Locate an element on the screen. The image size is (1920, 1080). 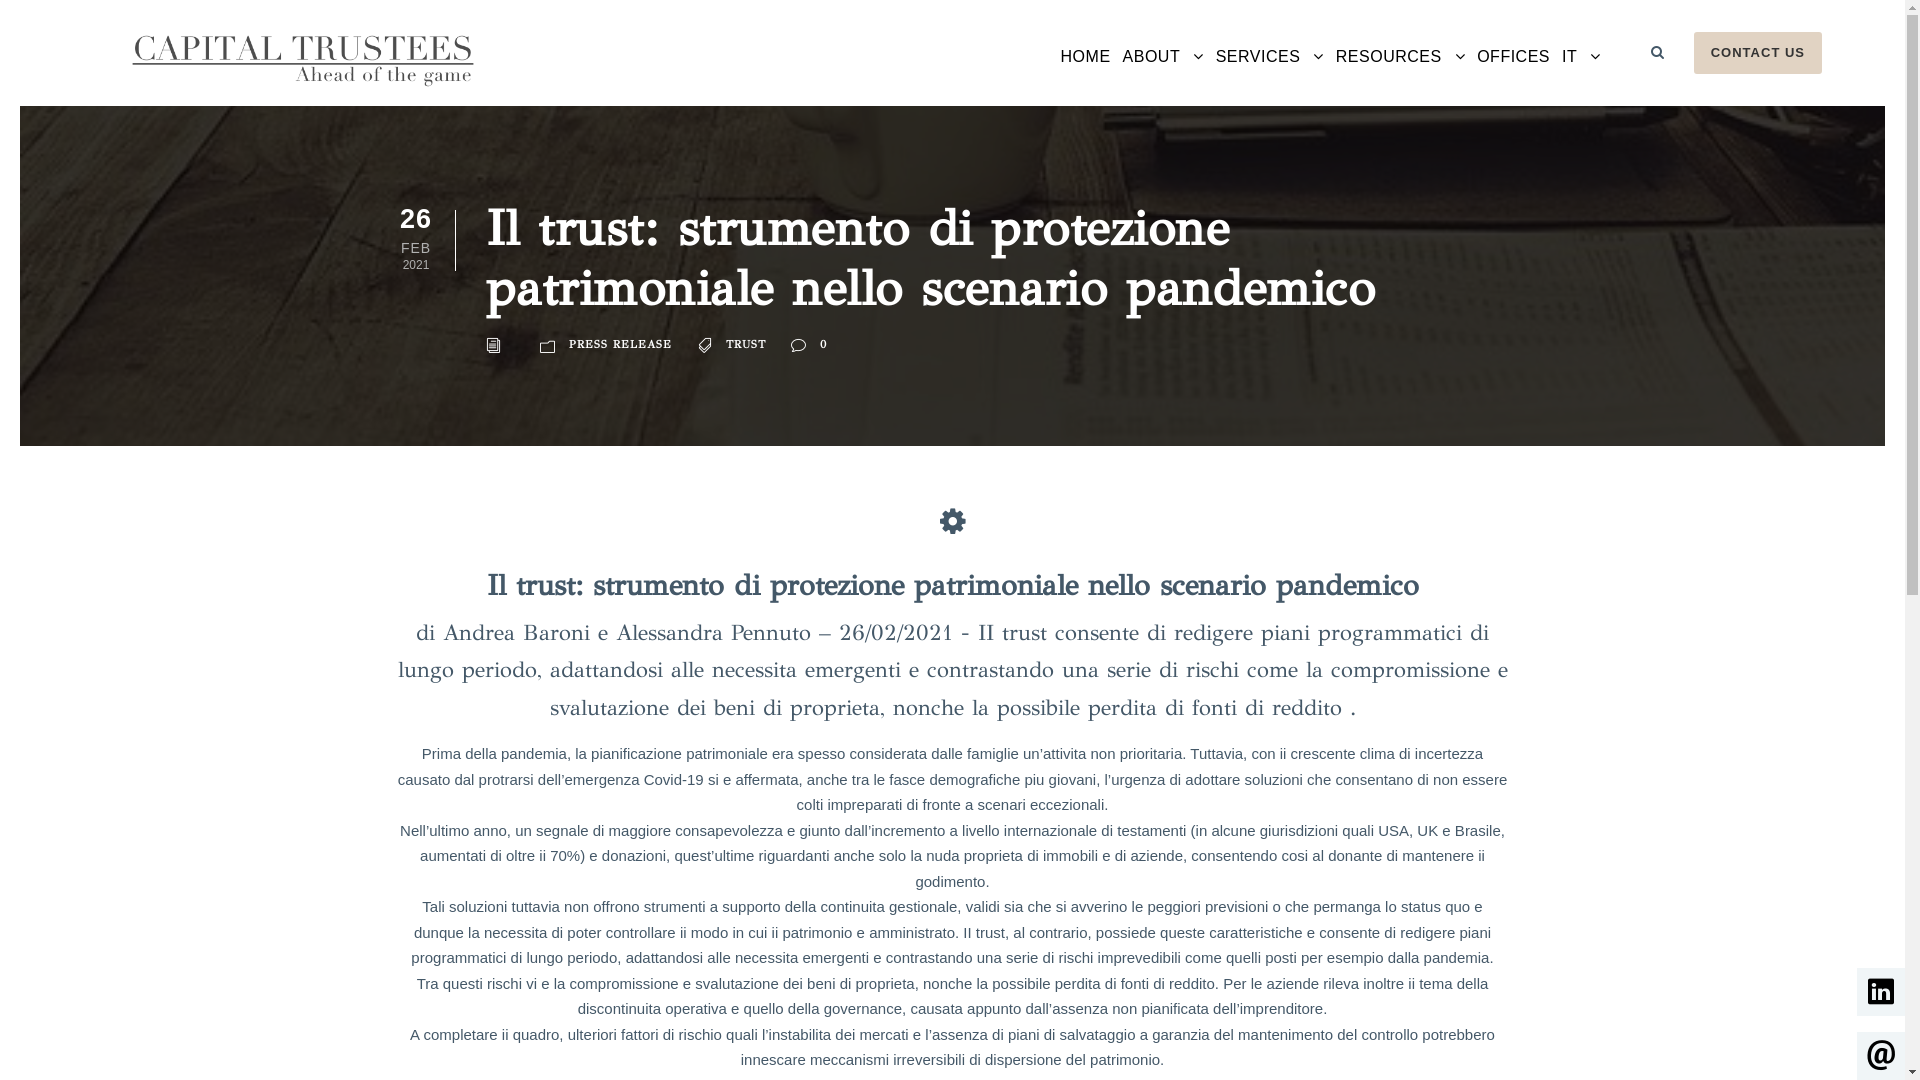
'OFFICES' is located at coordinates (1477, 72).